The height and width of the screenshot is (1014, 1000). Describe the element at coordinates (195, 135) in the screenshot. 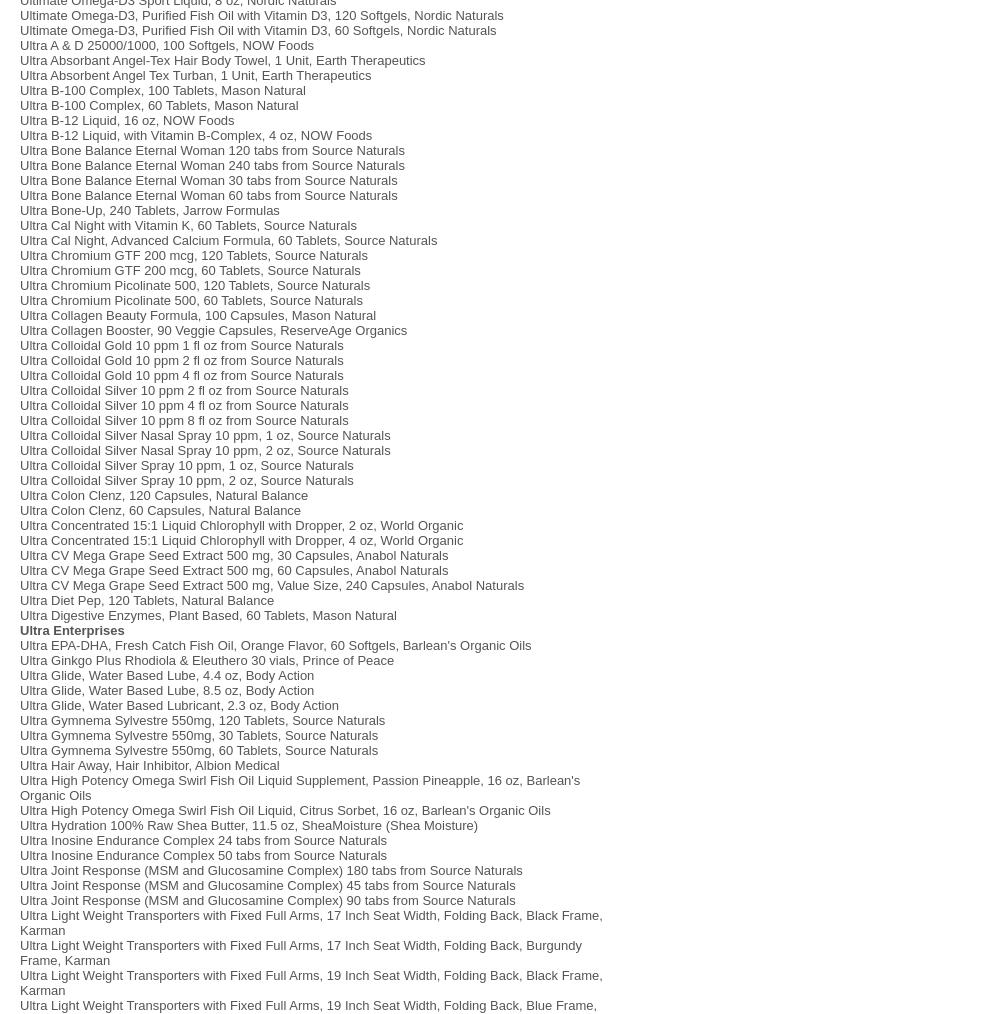

I see `'Ultra B-12 Liquid, with Vitamin B-Complex, 4 oz, NOW Foods'` at that location.